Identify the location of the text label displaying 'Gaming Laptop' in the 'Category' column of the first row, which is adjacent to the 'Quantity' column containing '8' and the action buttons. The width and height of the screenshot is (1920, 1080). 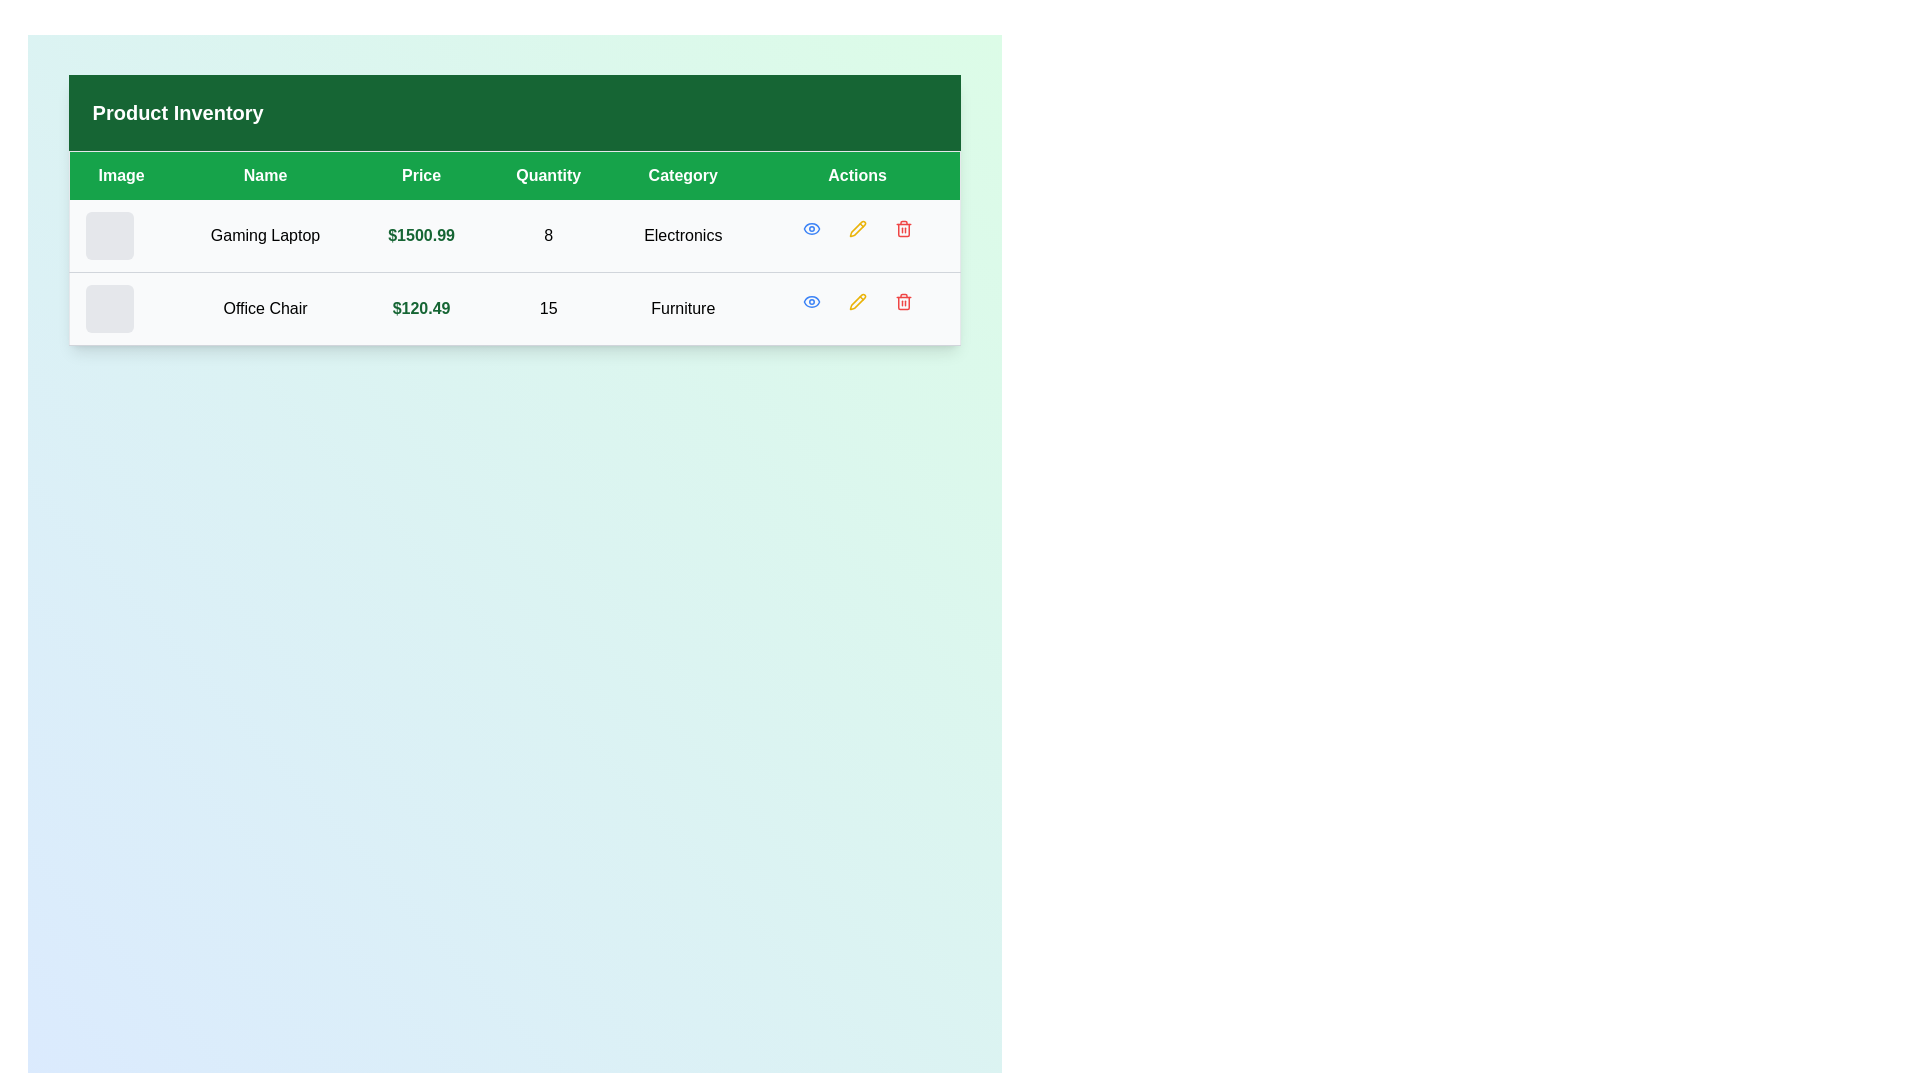
(683, 235).